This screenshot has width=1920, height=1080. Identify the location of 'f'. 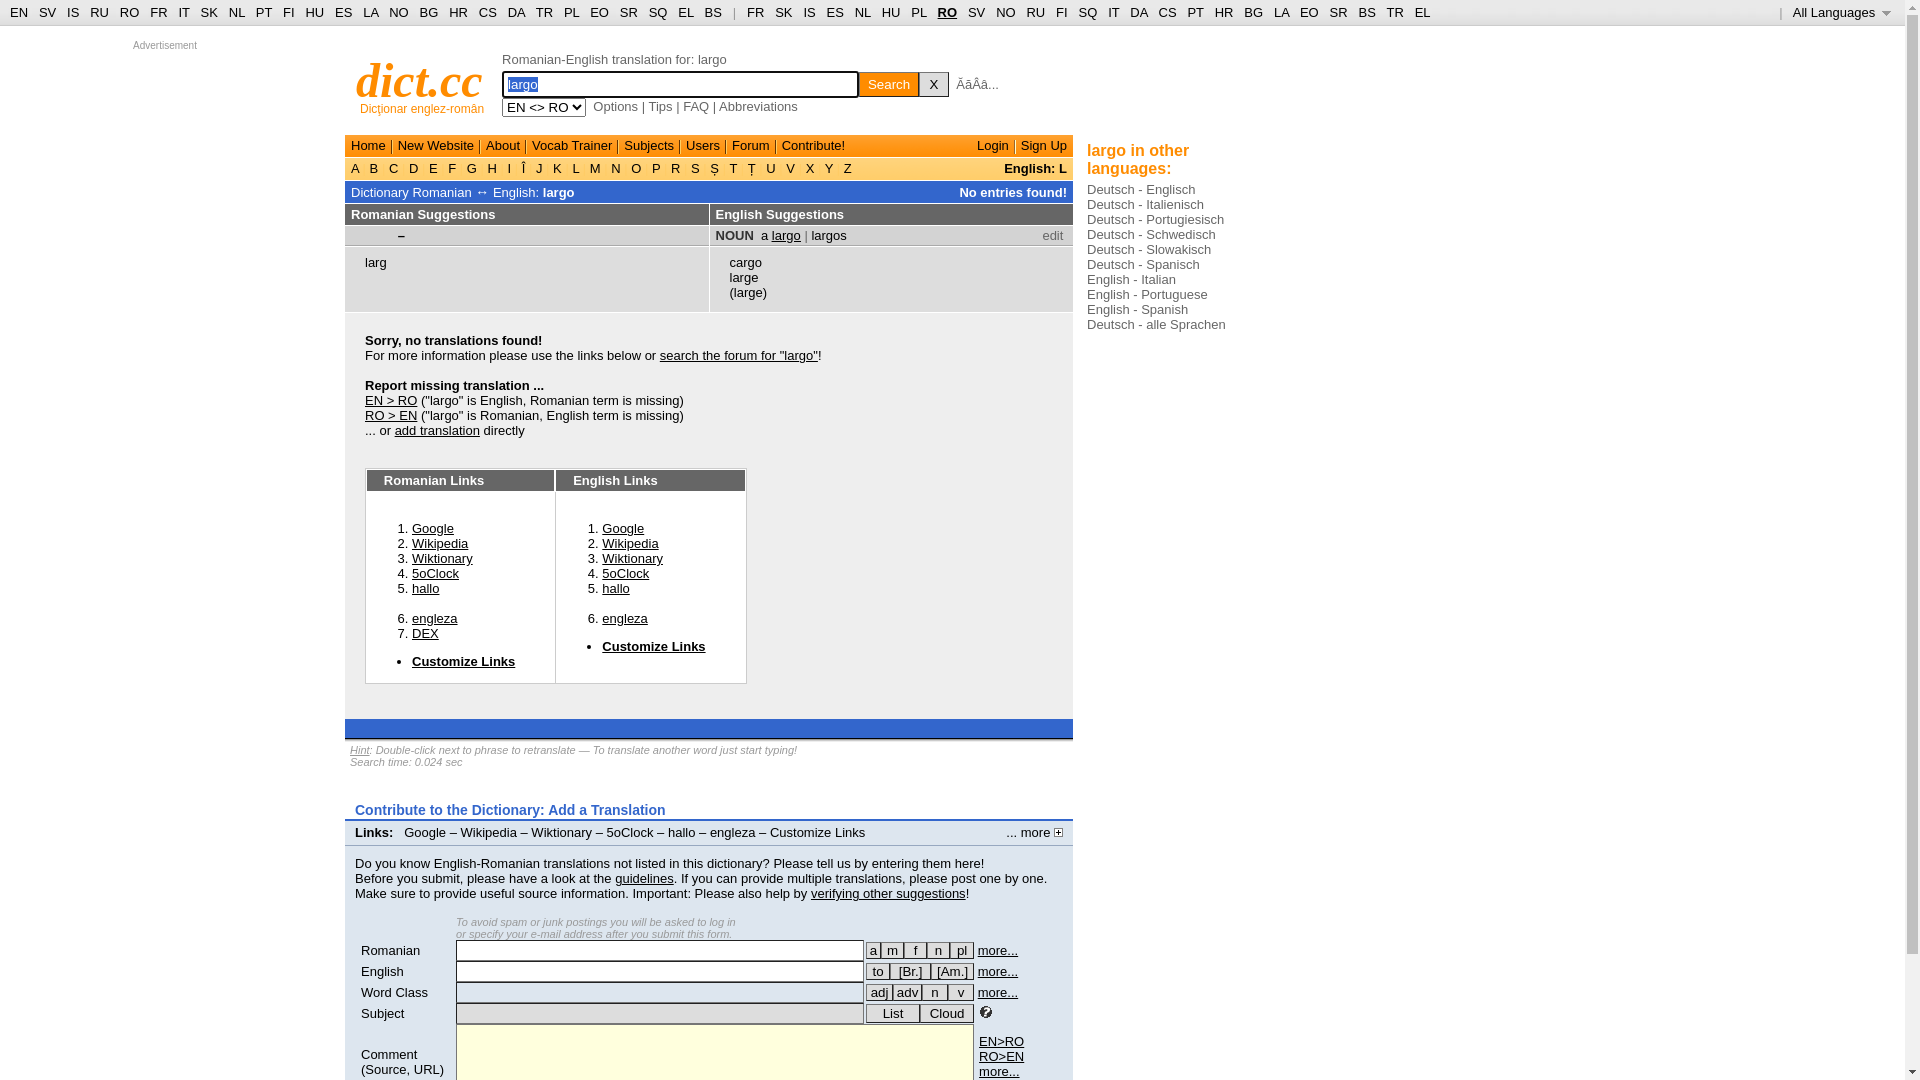
(914, 949).